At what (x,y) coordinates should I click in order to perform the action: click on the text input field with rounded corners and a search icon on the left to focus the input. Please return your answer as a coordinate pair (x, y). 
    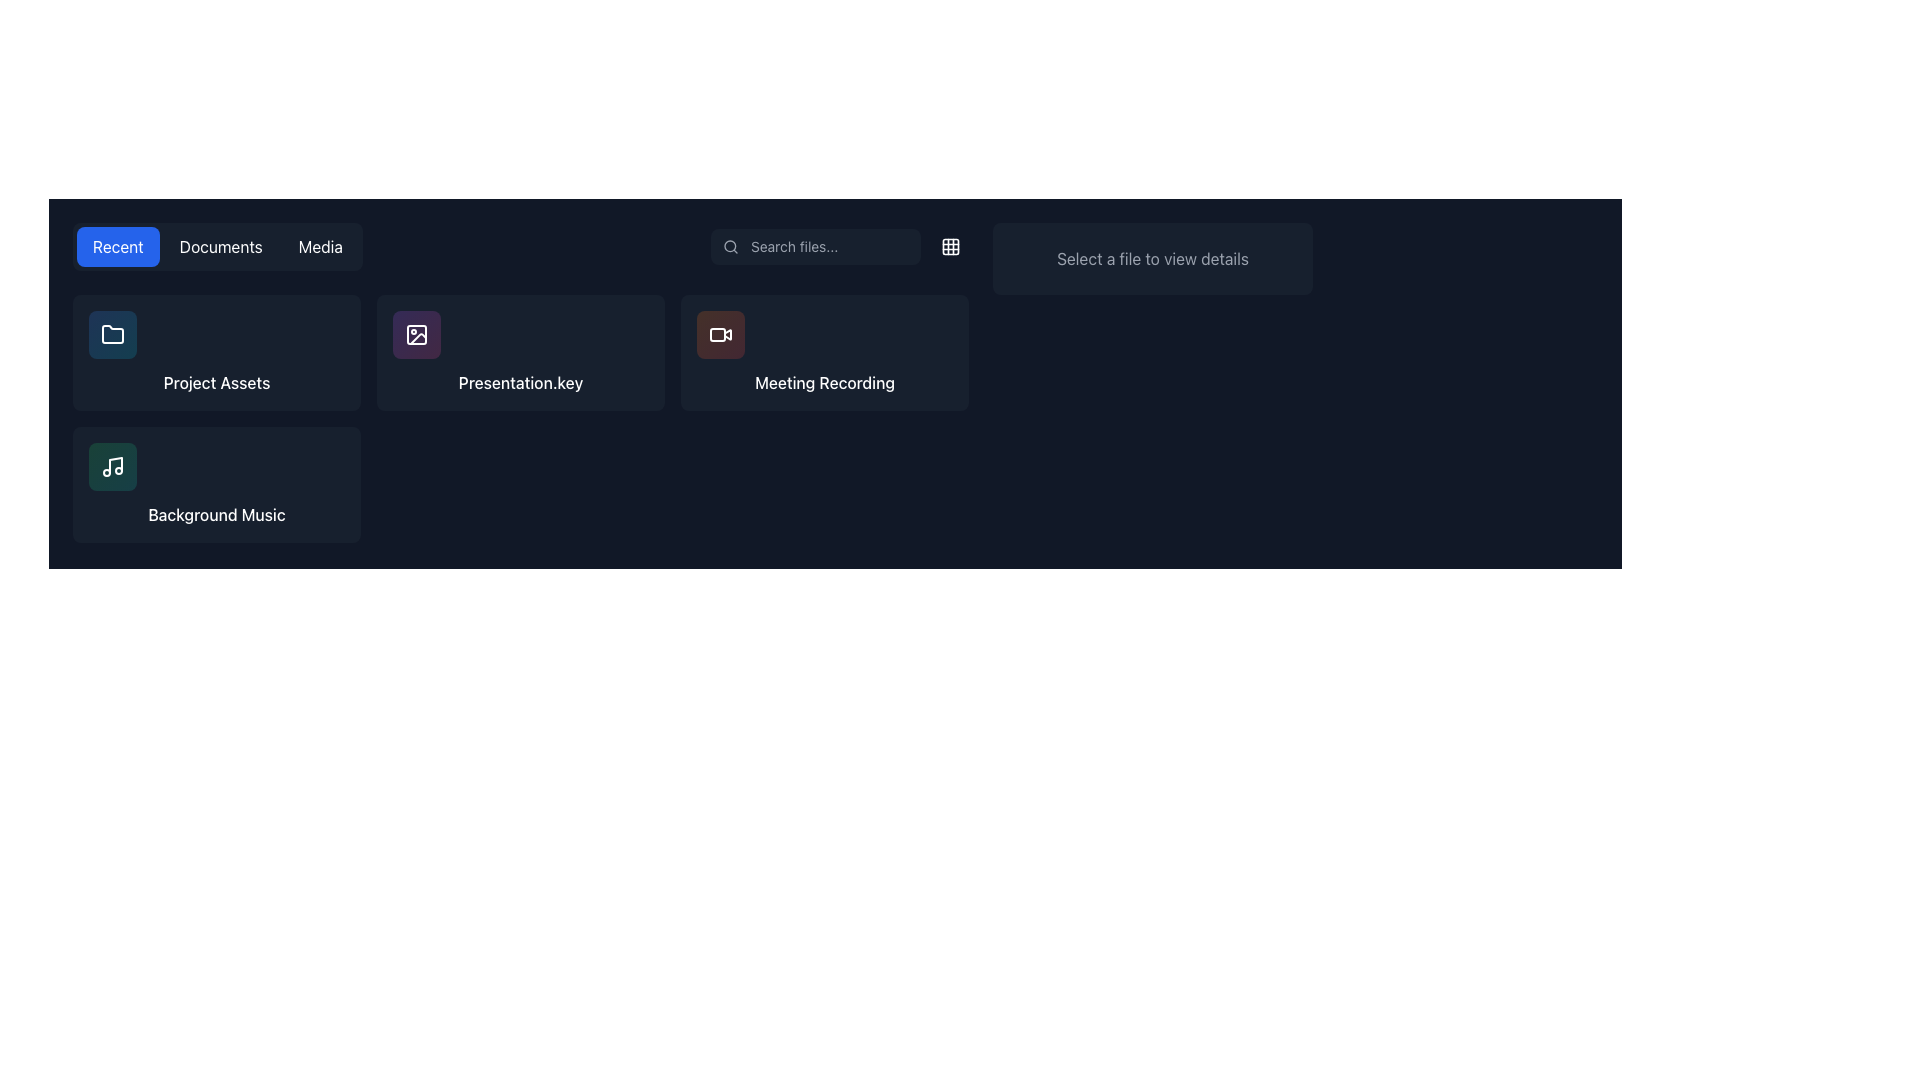
    Looking at the image, I should click on (816, 245).